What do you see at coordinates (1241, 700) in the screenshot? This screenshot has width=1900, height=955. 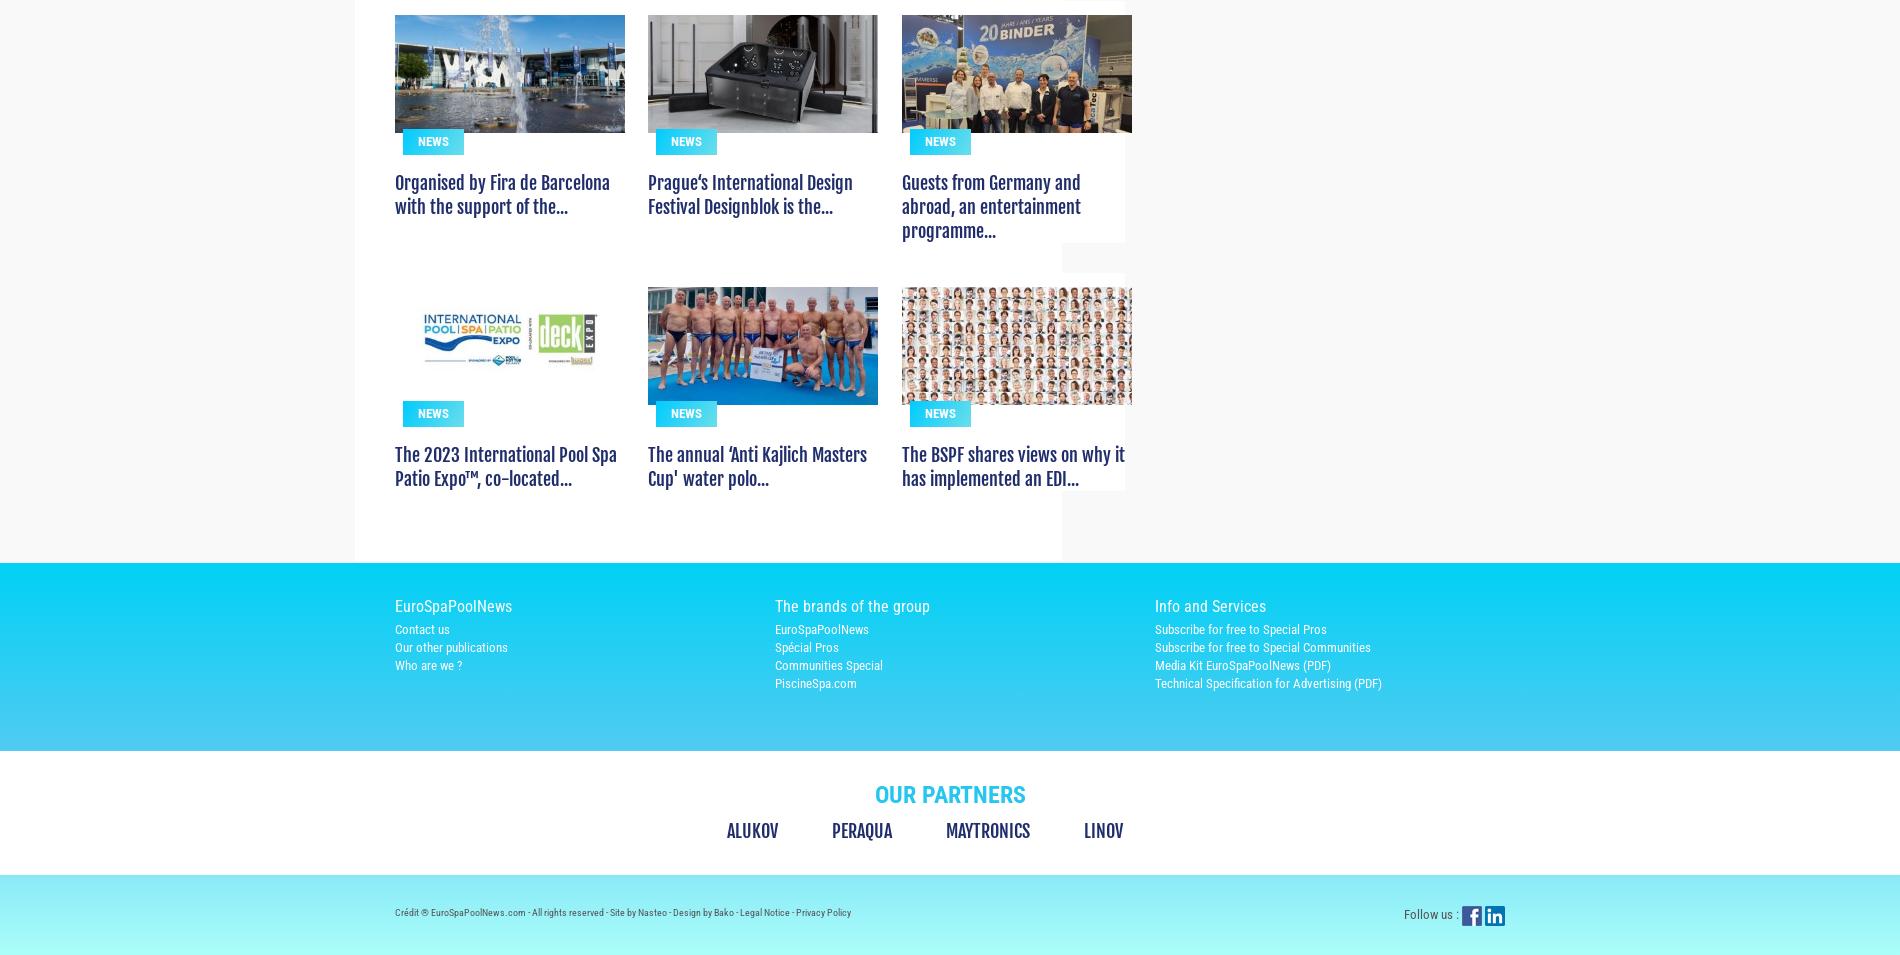 I see `'Media Kit EuroSpaPoolNews (PDF)'` at bounding box center [1241, 700].